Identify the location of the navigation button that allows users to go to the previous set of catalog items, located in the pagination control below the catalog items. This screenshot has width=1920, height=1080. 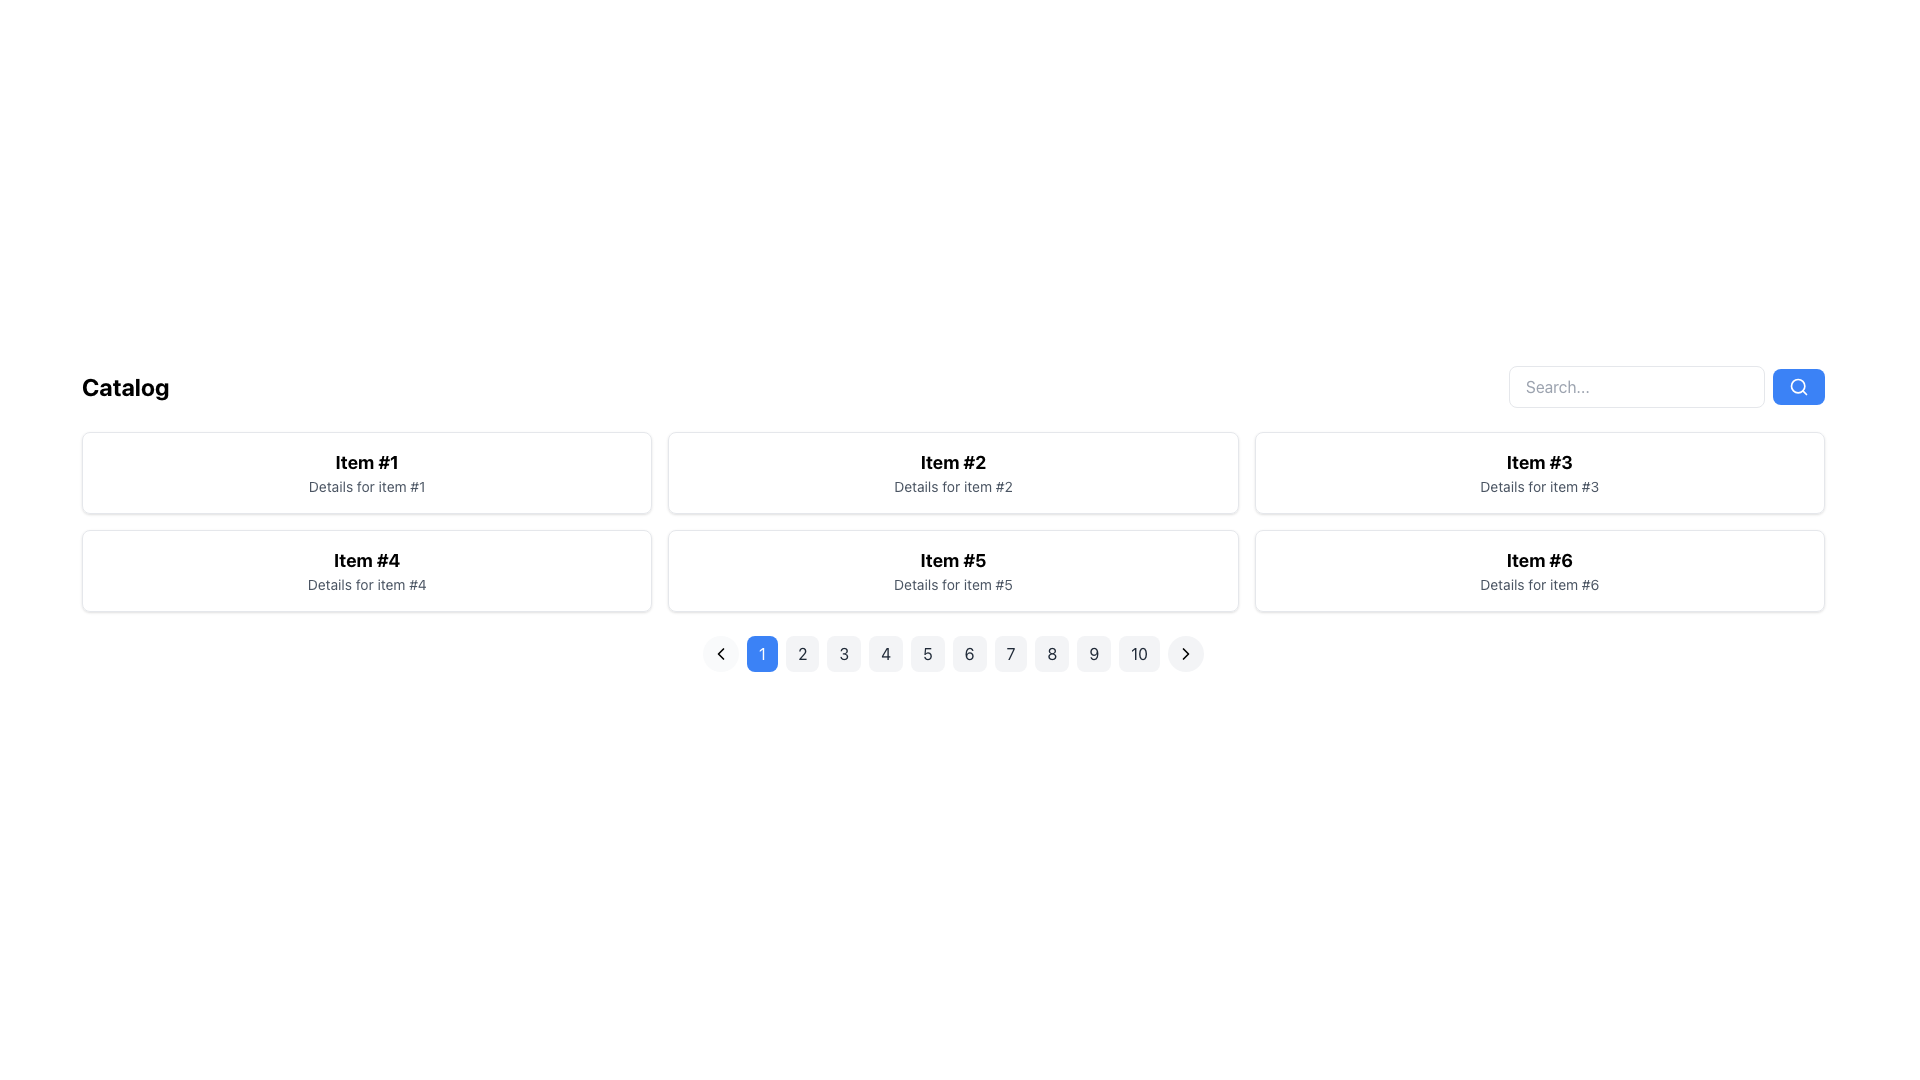
(720, 654).